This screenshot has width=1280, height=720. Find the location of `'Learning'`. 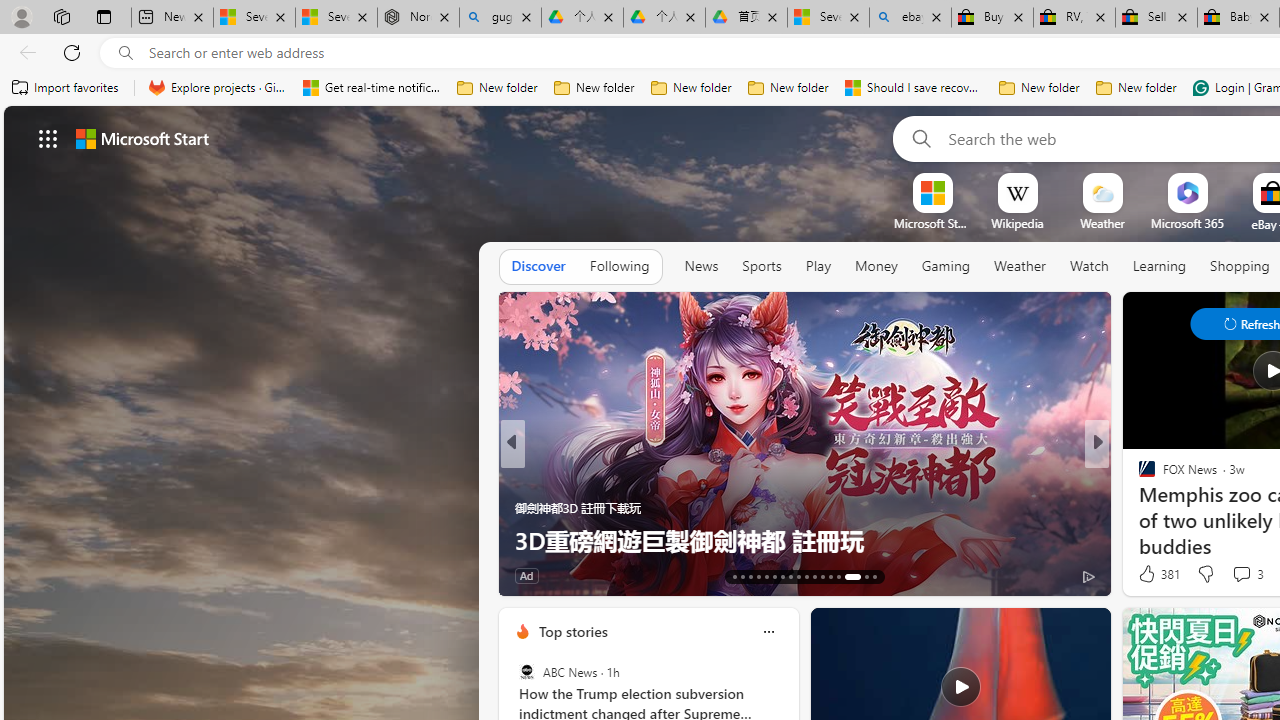

'Learning' is located at coordinates (1159, 266).